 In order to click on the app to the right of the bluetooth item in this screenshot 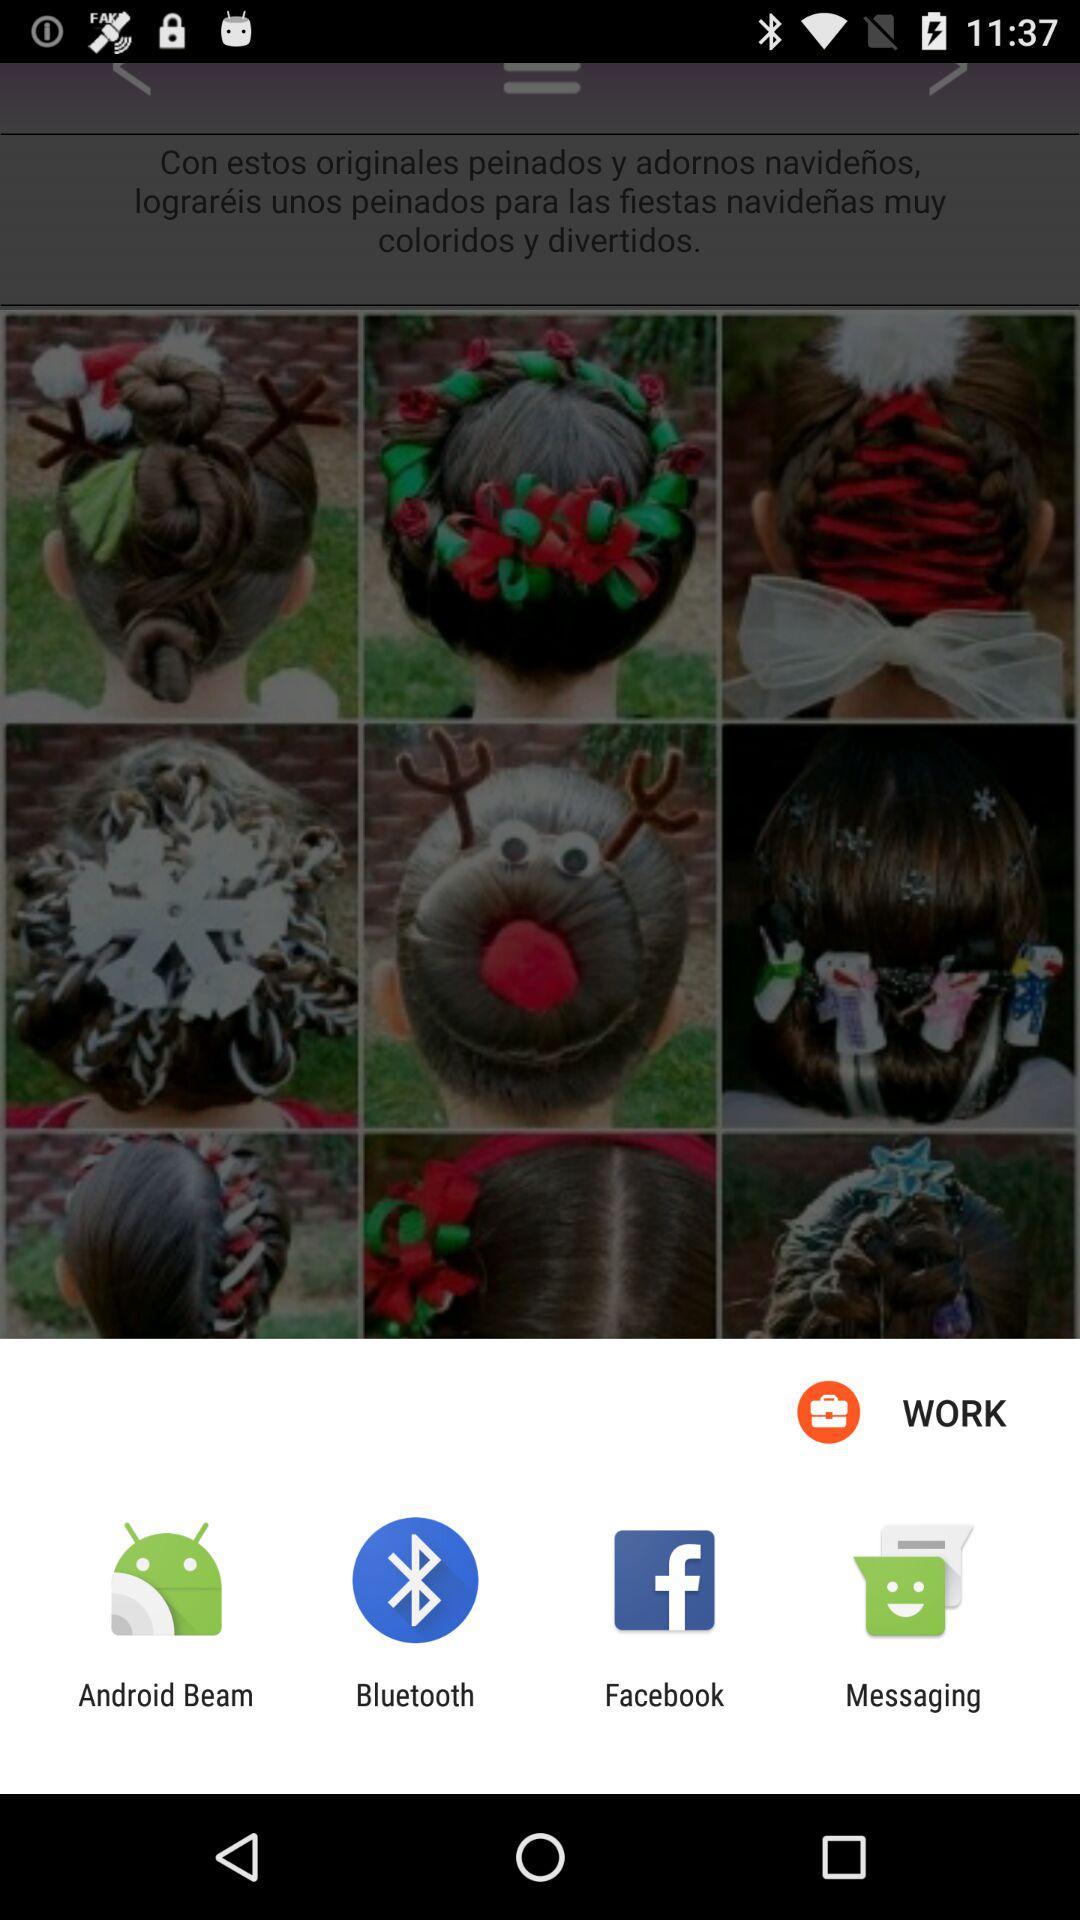, I will do `click(664, 1711)`.